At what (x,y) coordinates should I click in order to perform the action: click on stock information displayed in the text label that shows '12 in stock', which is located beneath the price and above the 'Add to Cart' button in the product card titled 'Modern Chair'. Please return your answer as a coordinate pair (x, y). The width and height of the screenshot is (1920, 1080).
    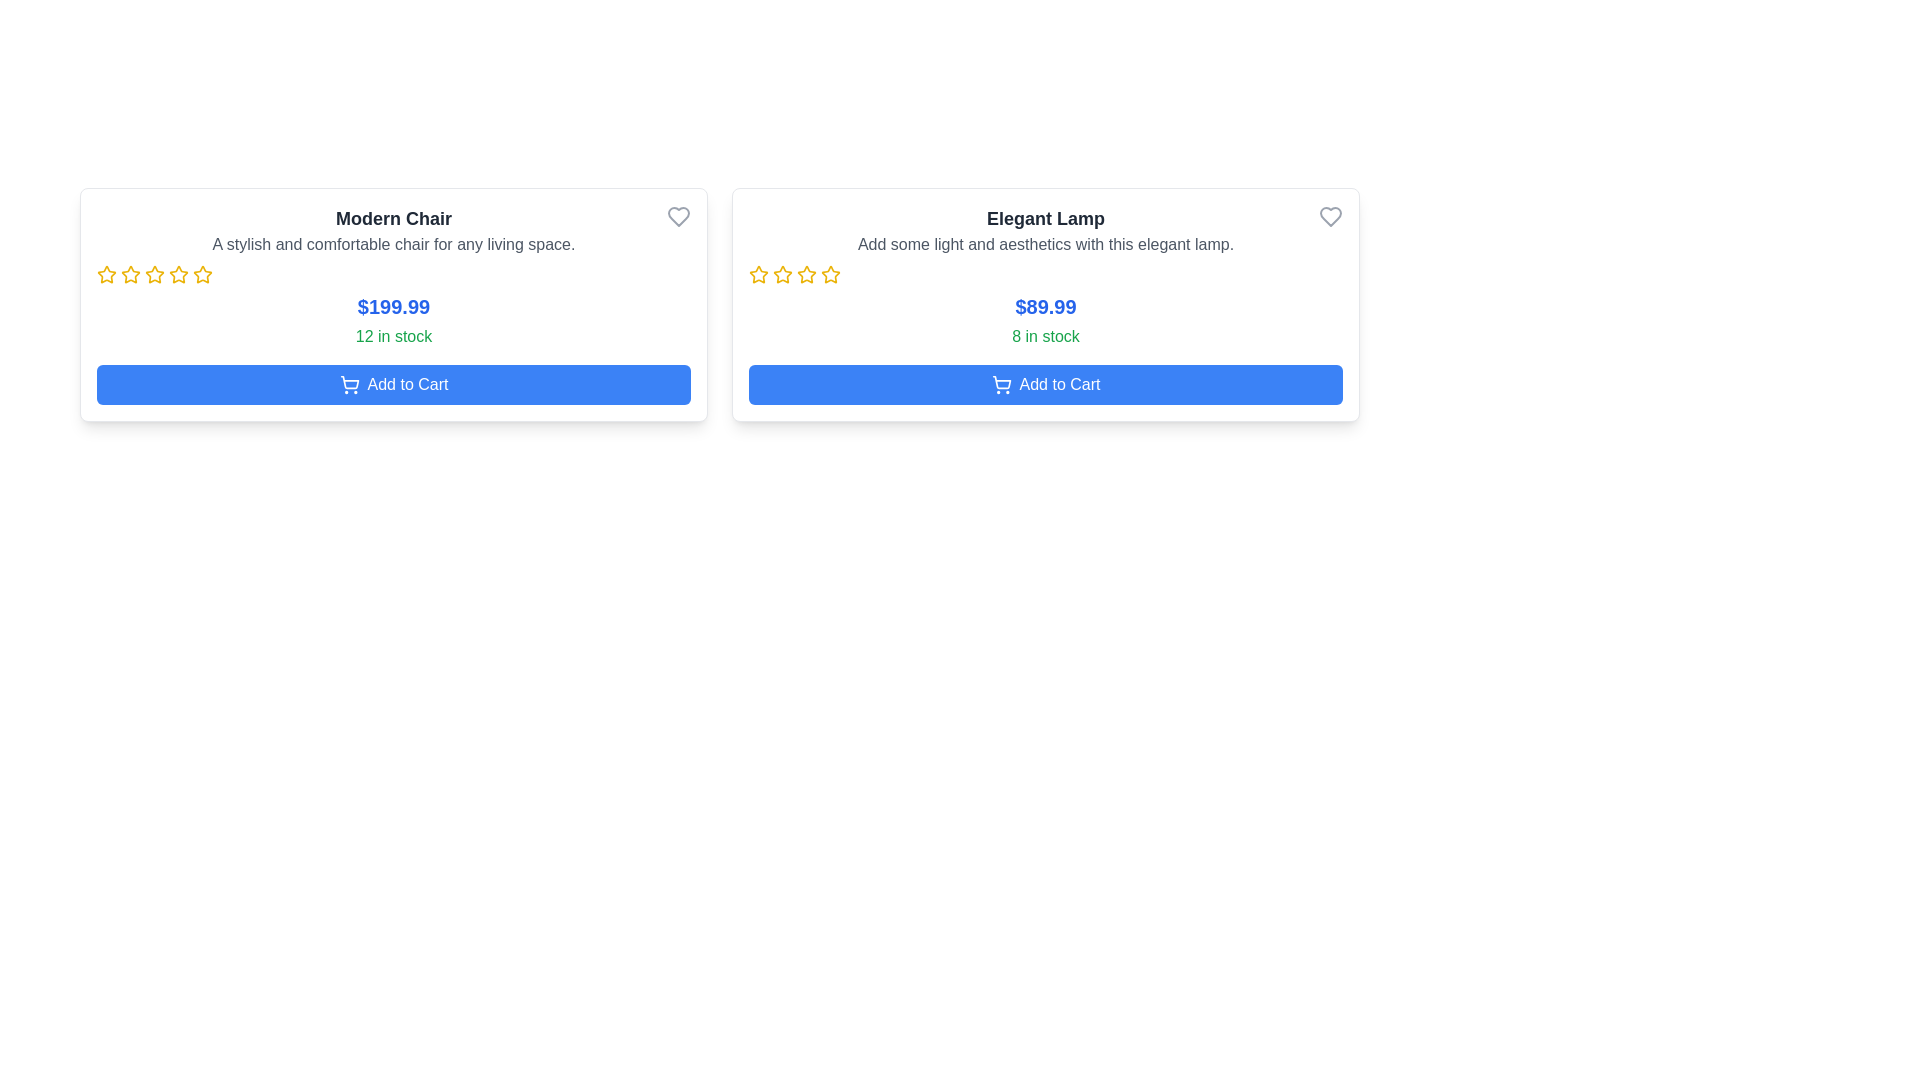
    Looking at the image, I should click on (393, 335).